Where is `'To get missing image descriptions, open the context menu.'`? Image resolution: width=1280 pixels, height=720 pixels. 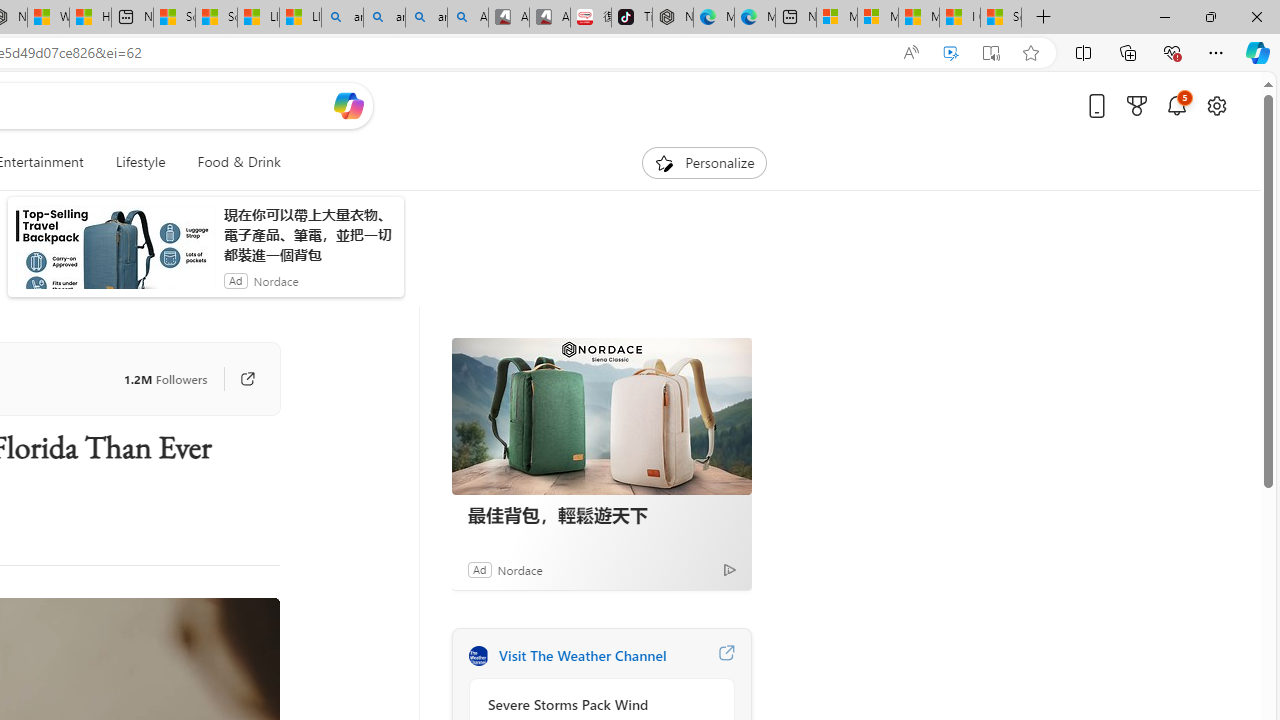 'To get missing image descriptions, open the context menu.' is located at coordinates (664, 161).